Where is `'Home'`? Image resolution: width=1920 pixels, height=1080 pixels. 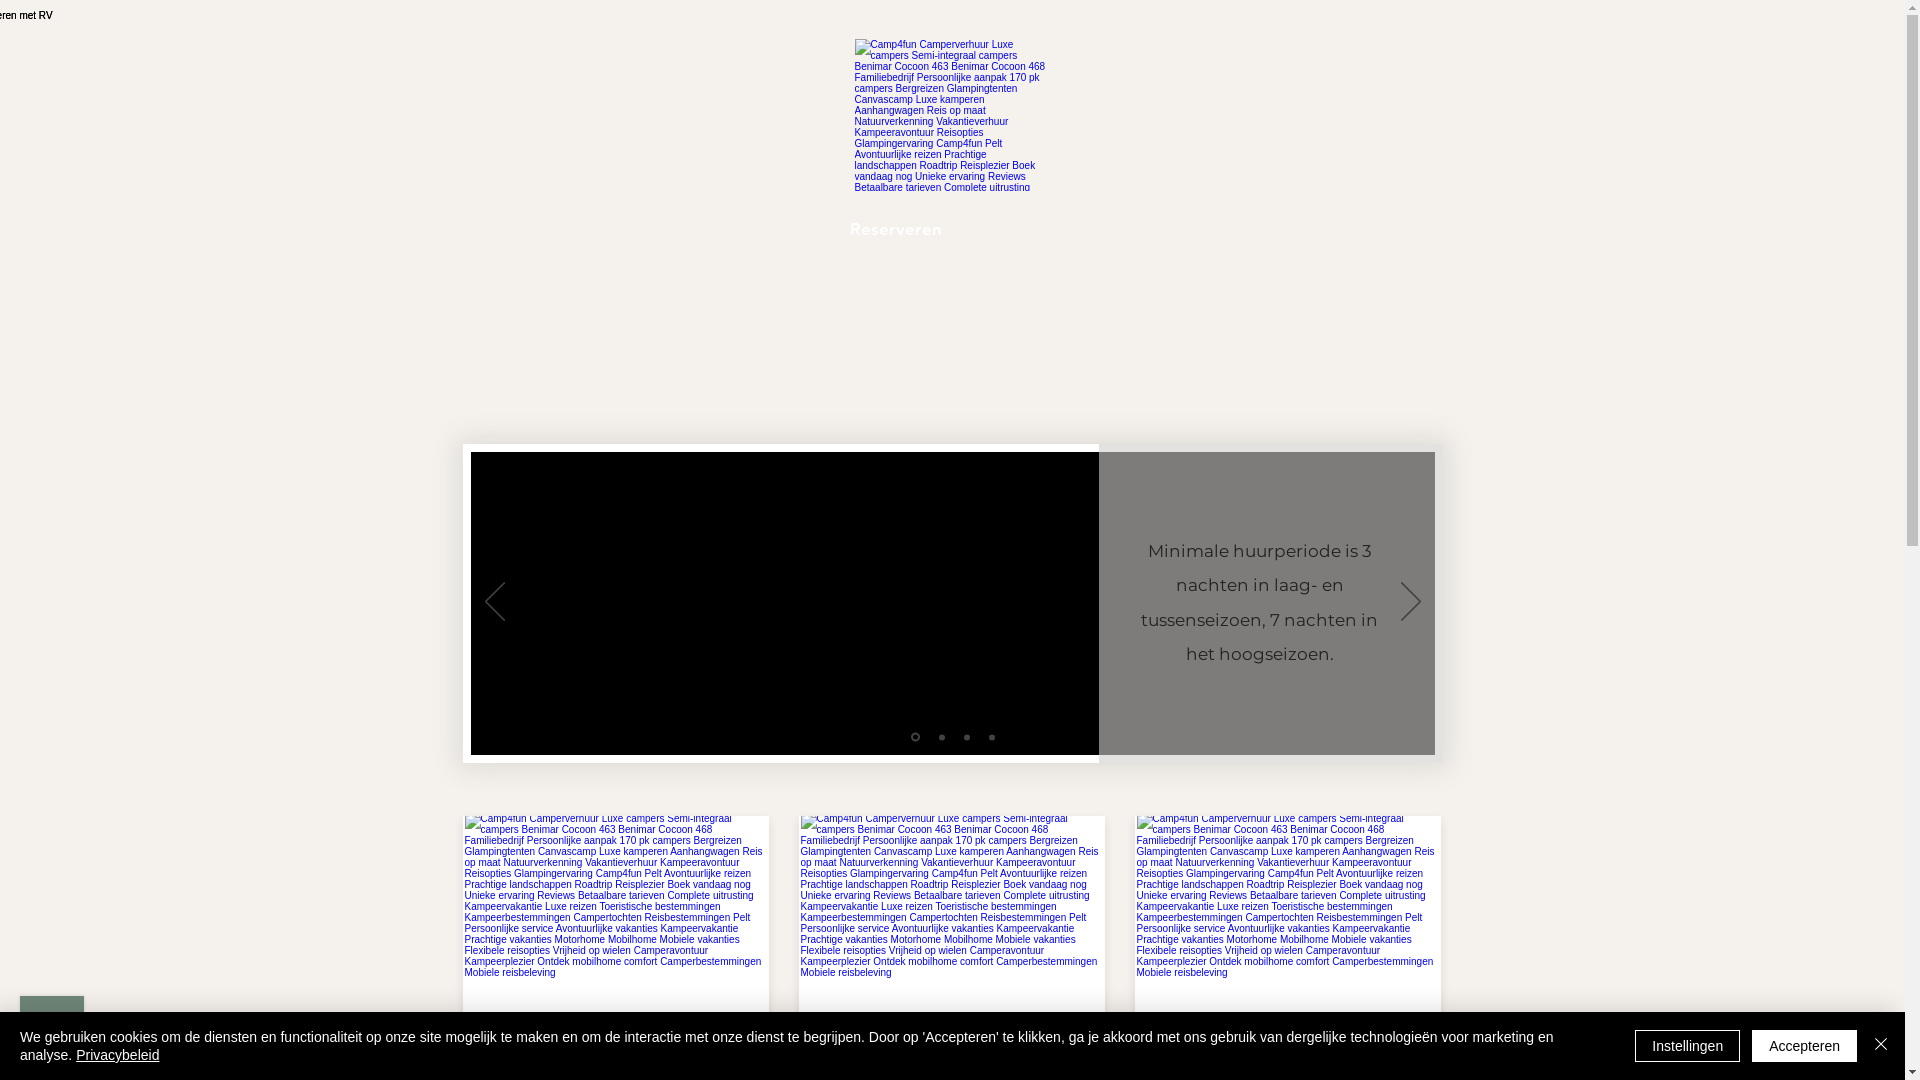 'Home' is located at coordinates (601, 227).